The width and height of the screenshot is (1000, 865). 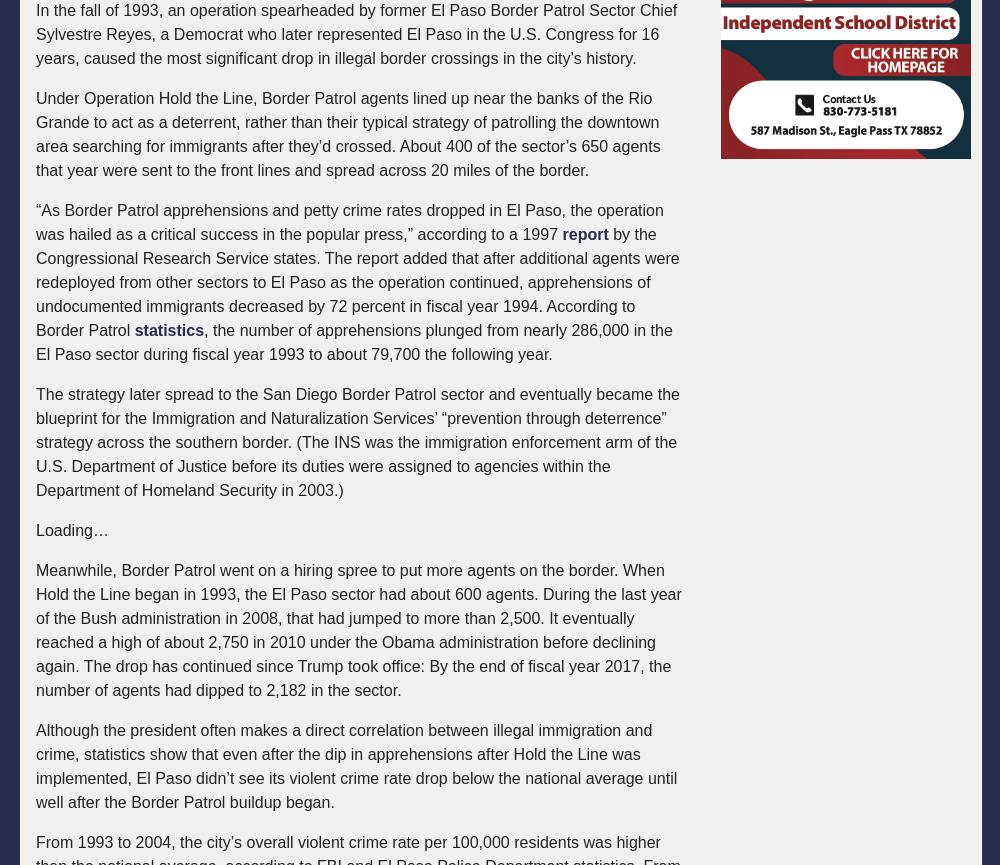 I want to click on 'The strategy later spread to the San Diego Border Patrol sector and eventually became the blueprint for the Immigration and Naturalization Services’ “prevention through deterrence” strategy across the southern border. (The INS was the immigration enforcement arm of the U.S. Department of Justice before its duties were assigned to agencies within the Department of Homeland Security in 2003.)', so click(x=356, y=441).